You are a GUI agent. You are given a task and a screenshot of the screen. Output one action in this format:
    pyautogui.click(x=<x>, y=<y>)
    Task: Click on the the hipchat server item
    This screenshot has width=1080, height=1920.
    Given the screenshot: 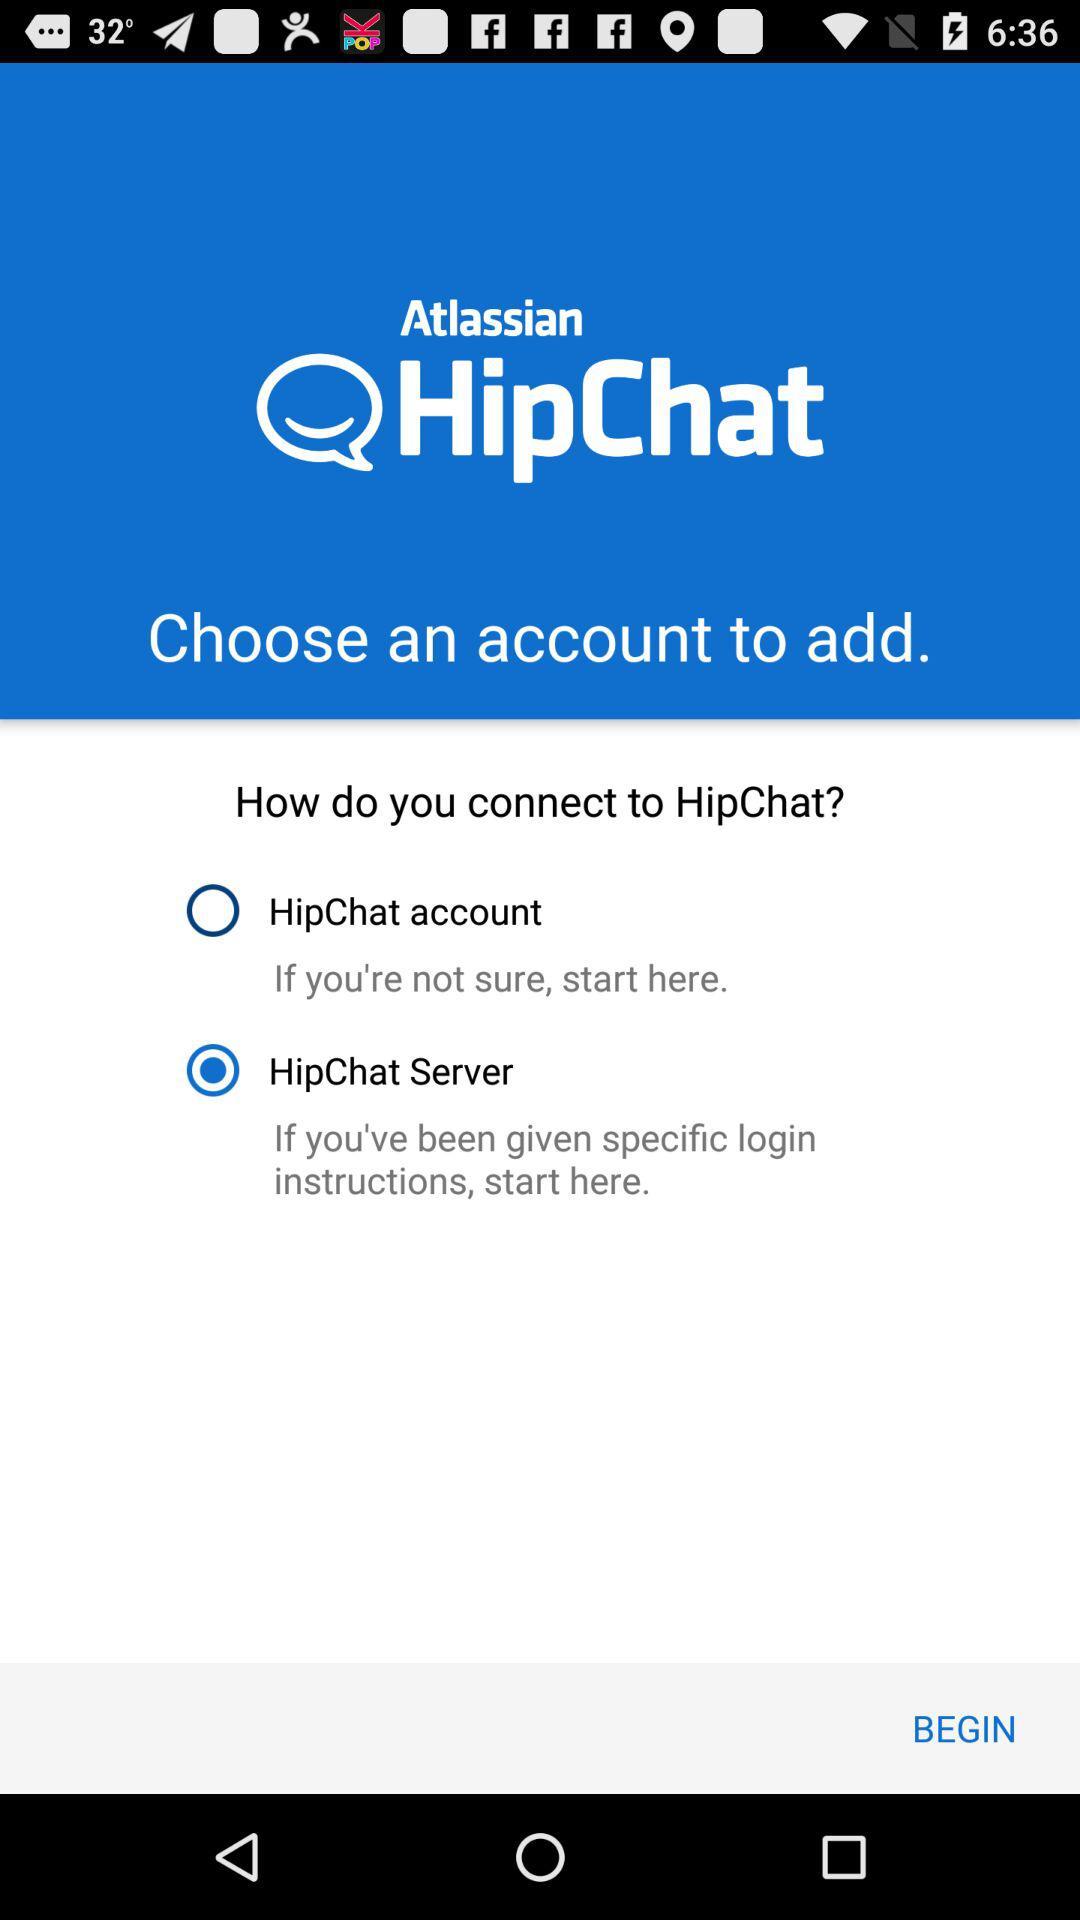 What is the action you would take?
    pyautogui.click(x=348, y=1069)
    